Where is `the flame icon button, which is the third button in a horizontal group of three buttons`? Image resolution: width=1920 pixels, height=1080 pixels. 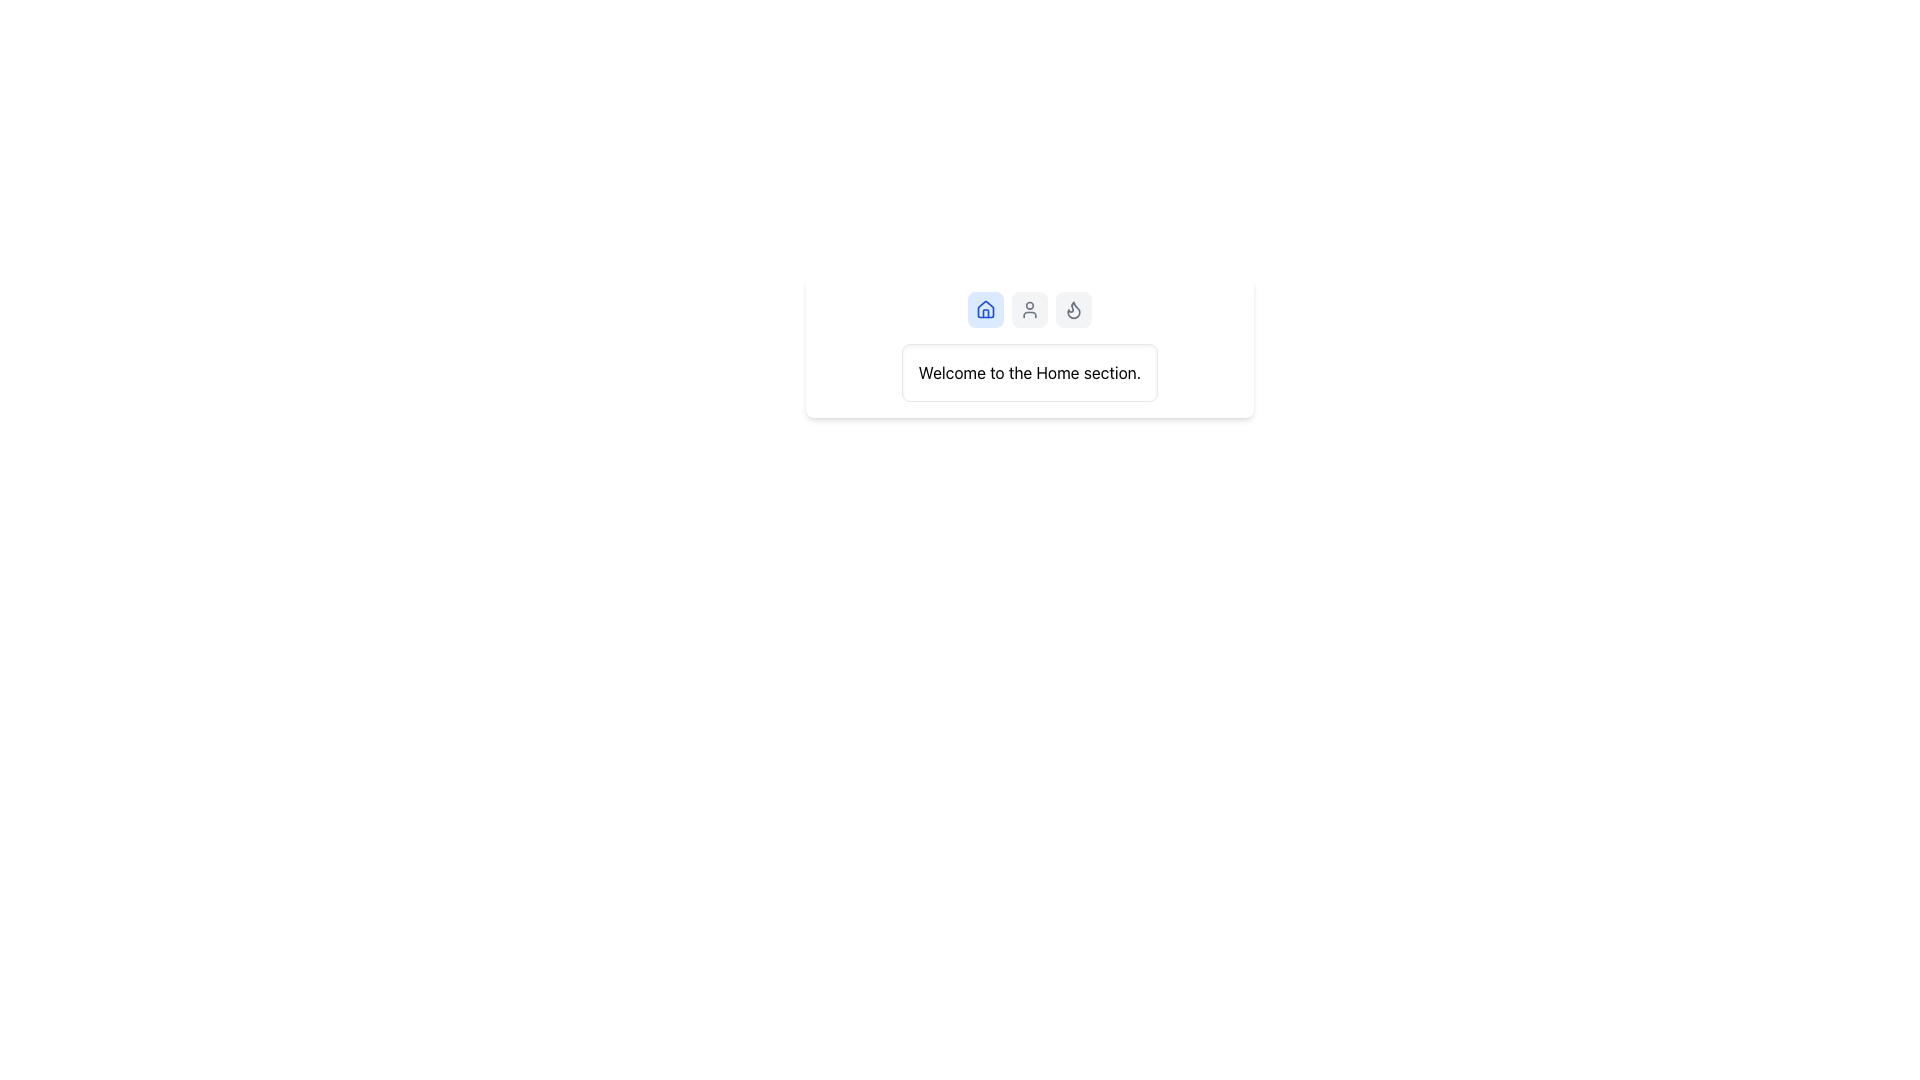
the flame icon button, which is the third button in a horizontal group of three buttons is located at coordinates (1073, 309).